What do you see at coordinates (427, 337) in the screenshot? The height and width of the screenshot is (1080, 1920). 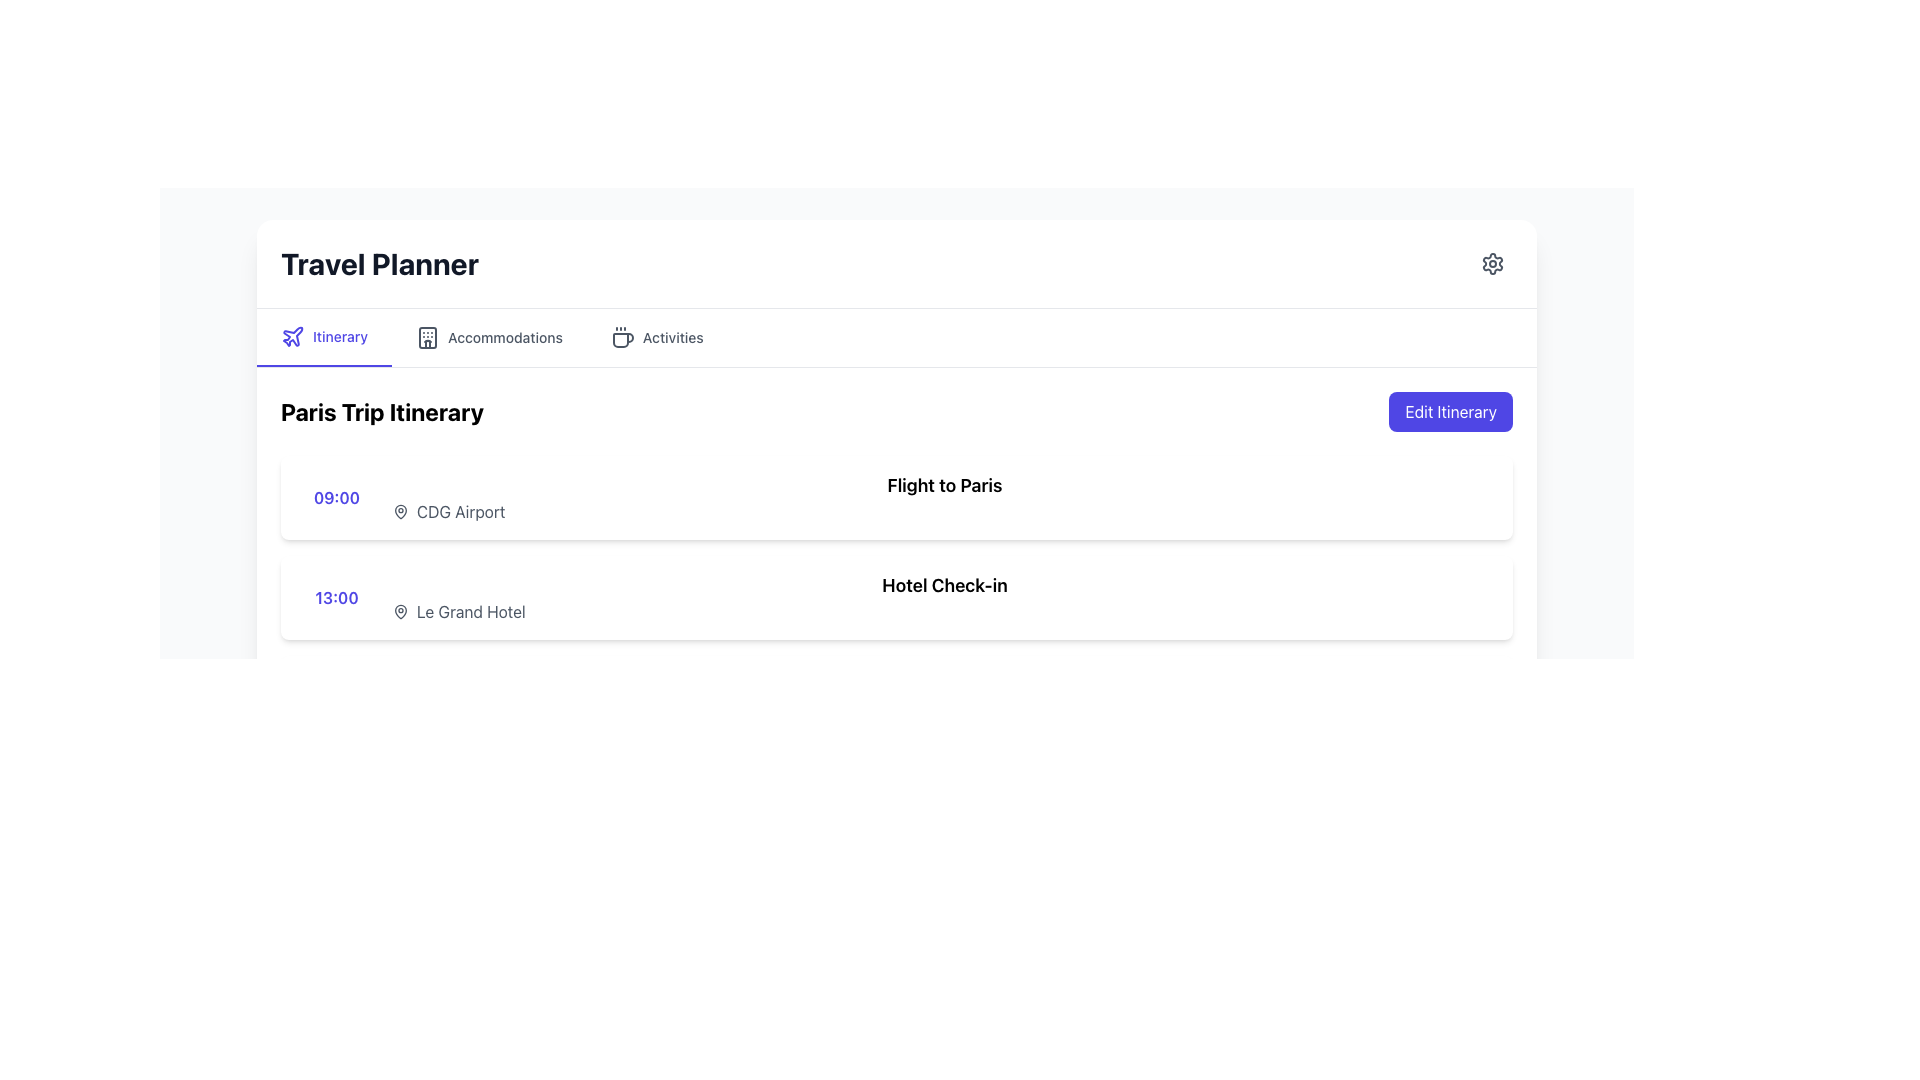 I see `the navigation button located between the 'Itinerary' and 'Accommodations' buttons` at bounding box center [427, 337].